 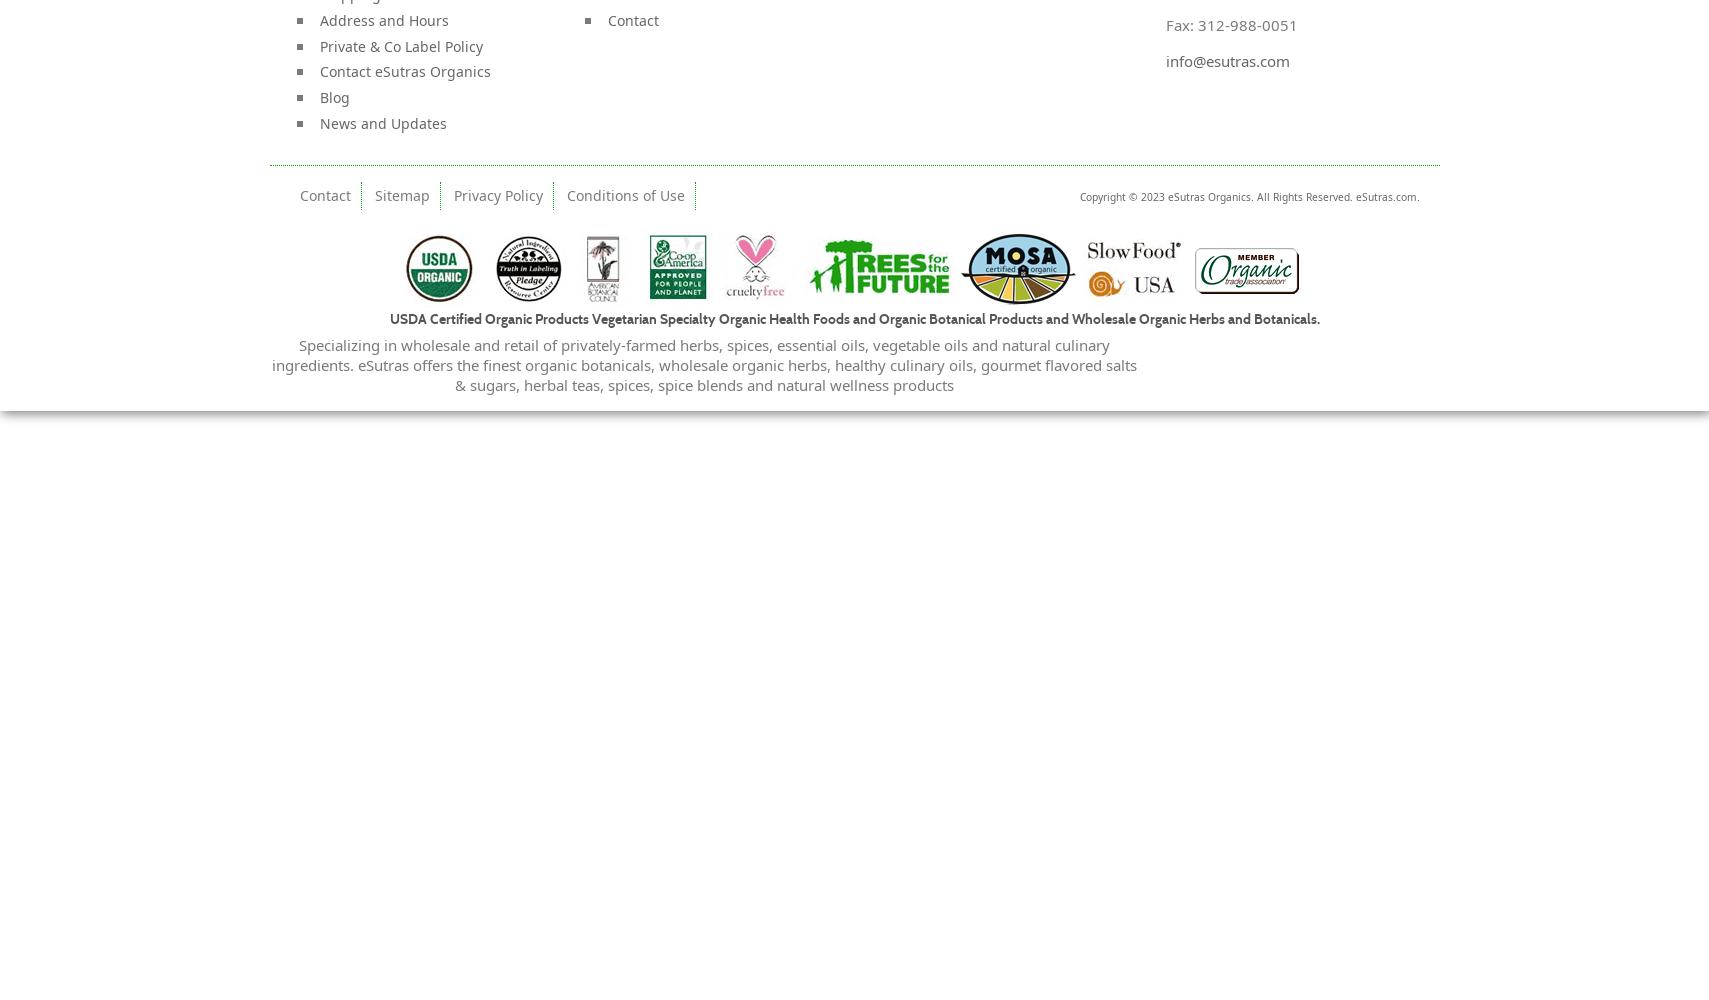 What do you see at coordinates (382, 19) in the screenshot?
I see `'Address and Hours'` at bounding box center [382, 19].